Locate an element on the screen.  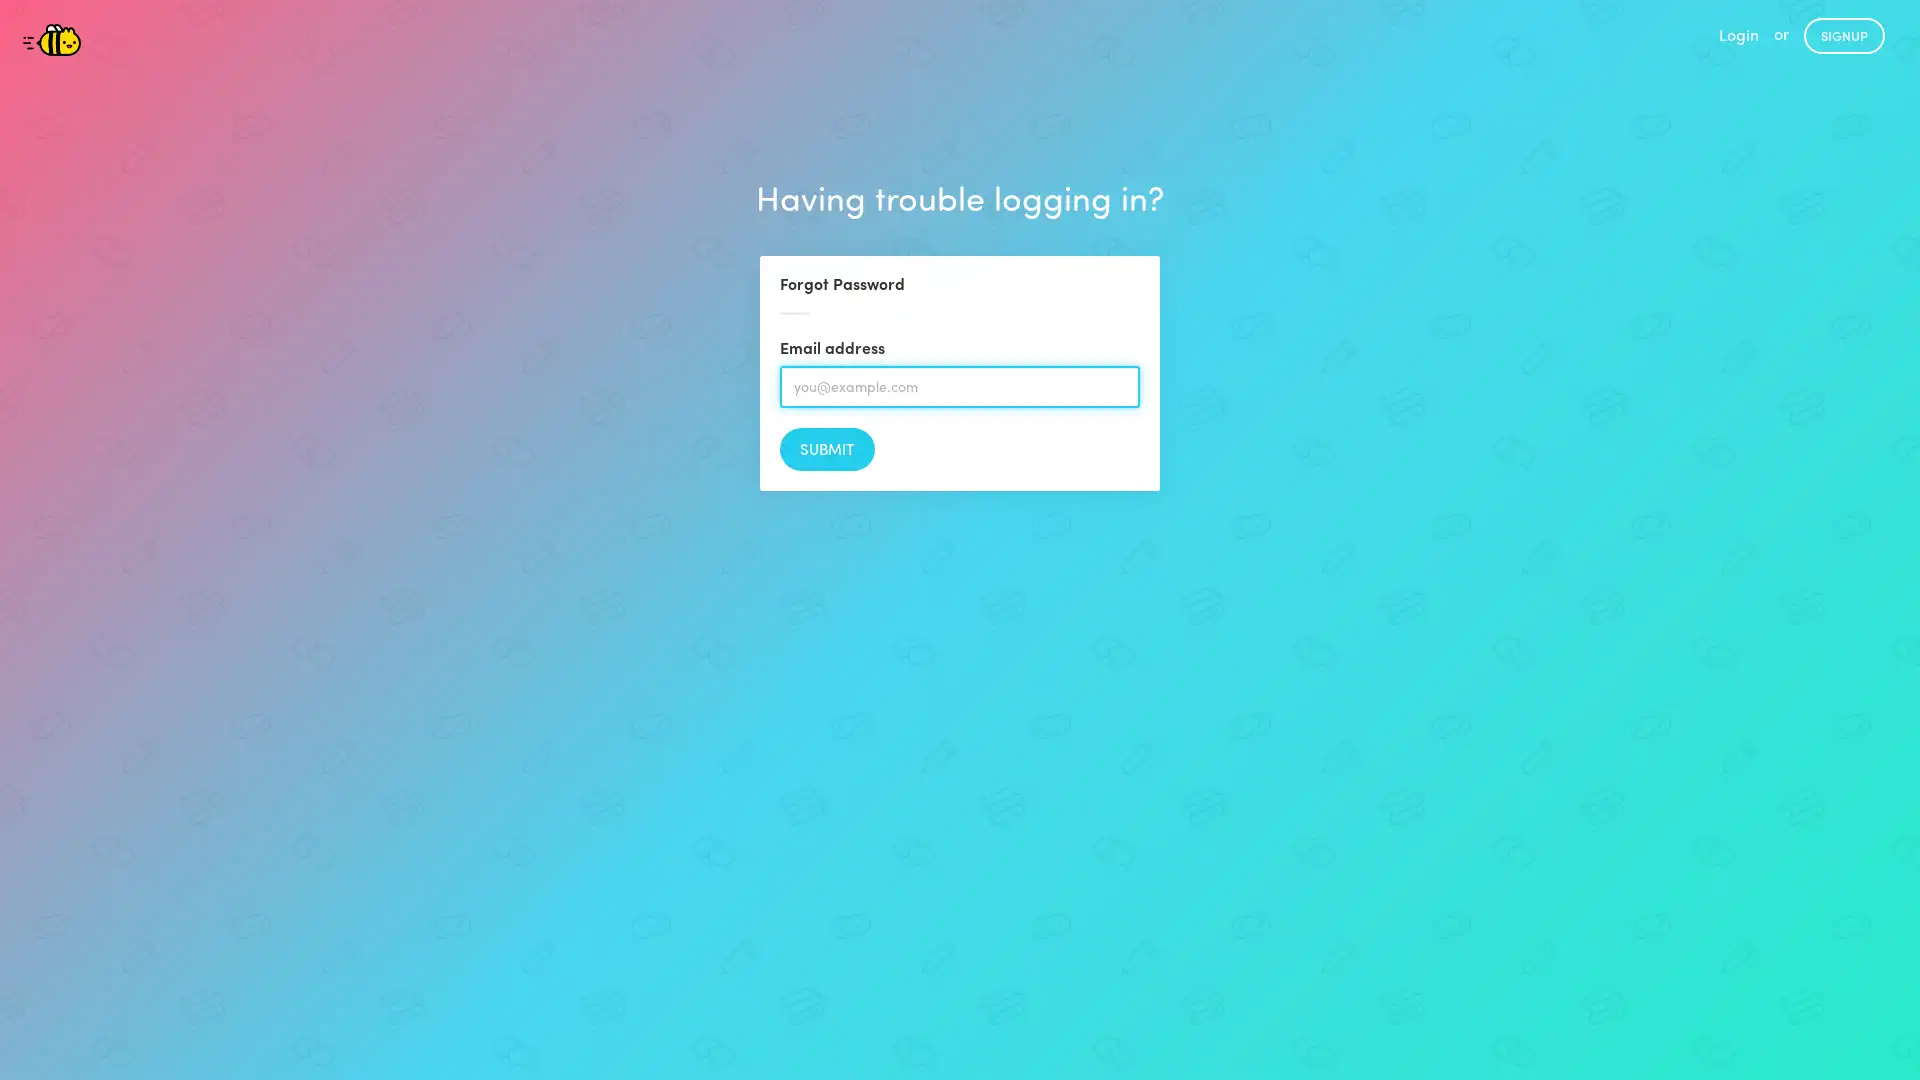
Submit is located at coordinates (827, 447).